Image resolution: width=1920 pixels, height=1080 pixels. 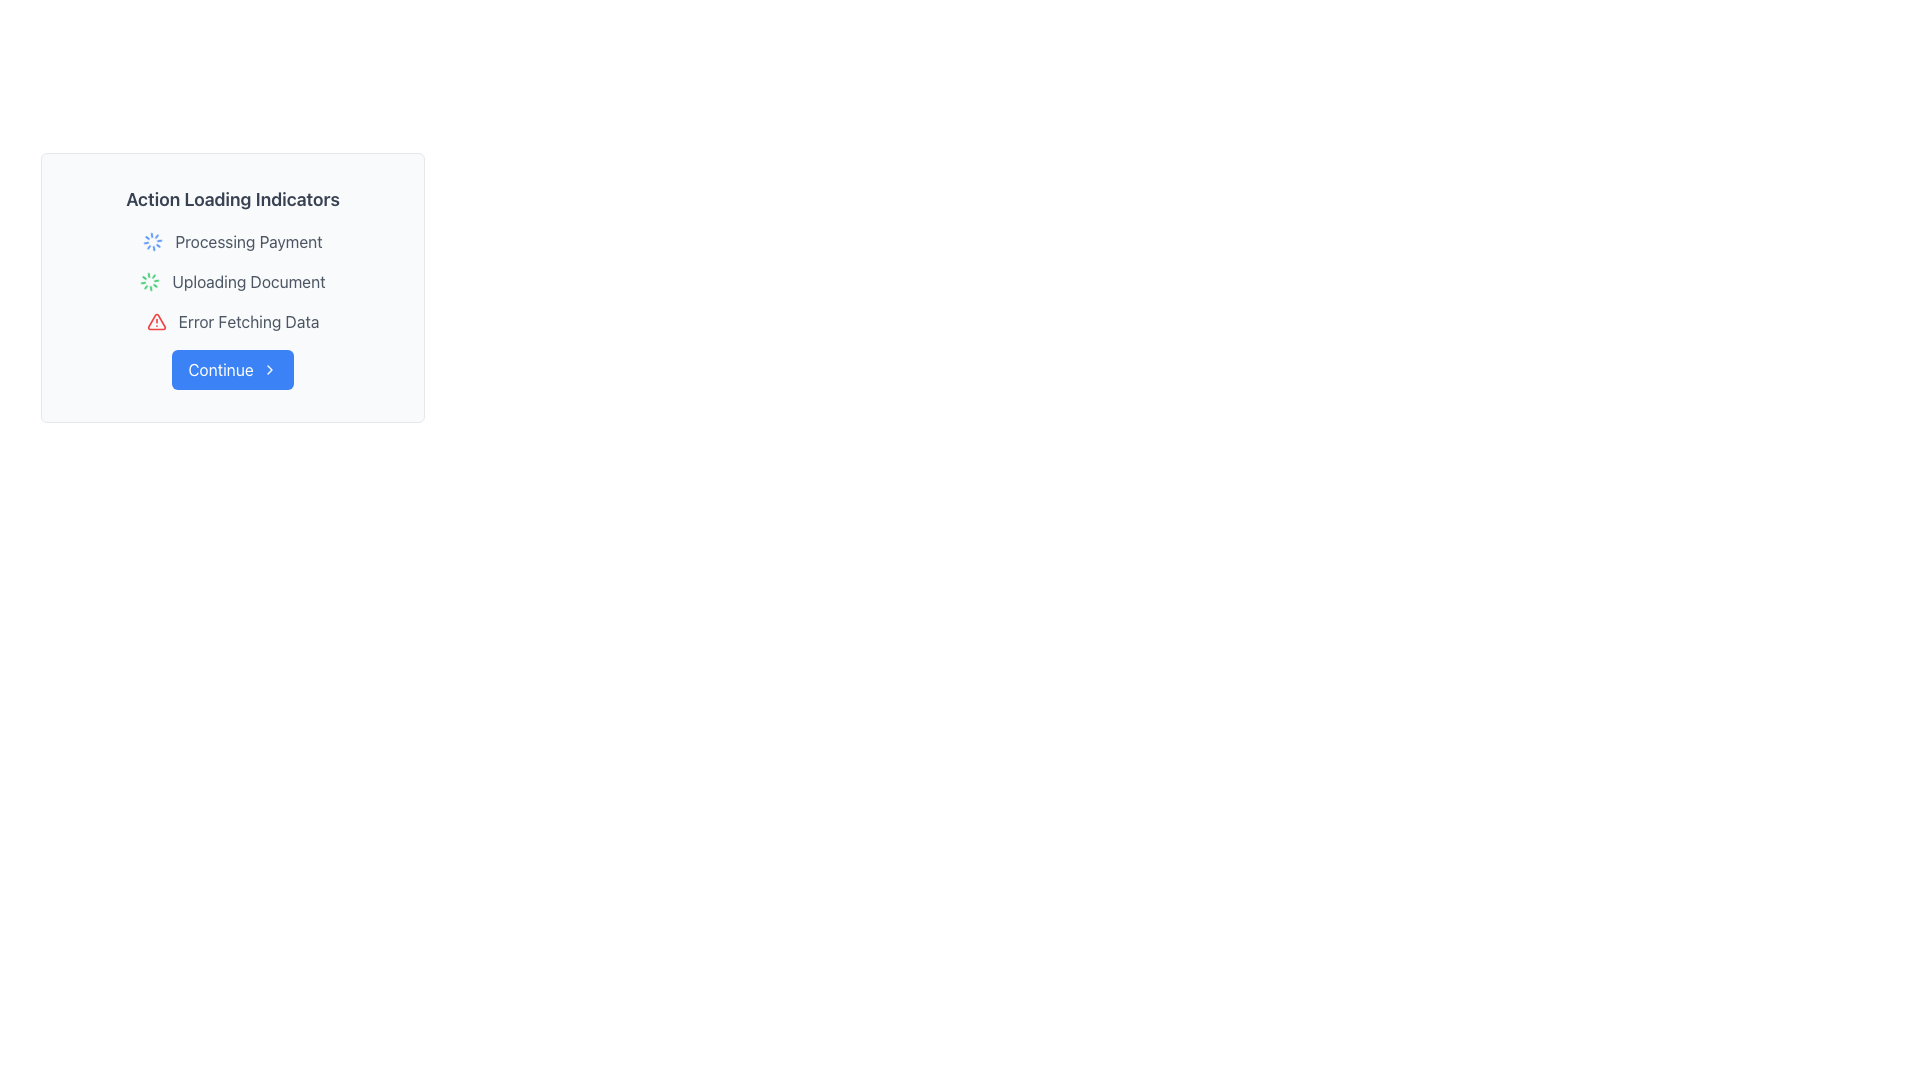 What do you see at coordinates (248, 241) in the screenshot?
I see `the text label displaying 'Processing Payment' in gray color, which indicates a loading state following a spinner icon` at bounding box center [248, 241].